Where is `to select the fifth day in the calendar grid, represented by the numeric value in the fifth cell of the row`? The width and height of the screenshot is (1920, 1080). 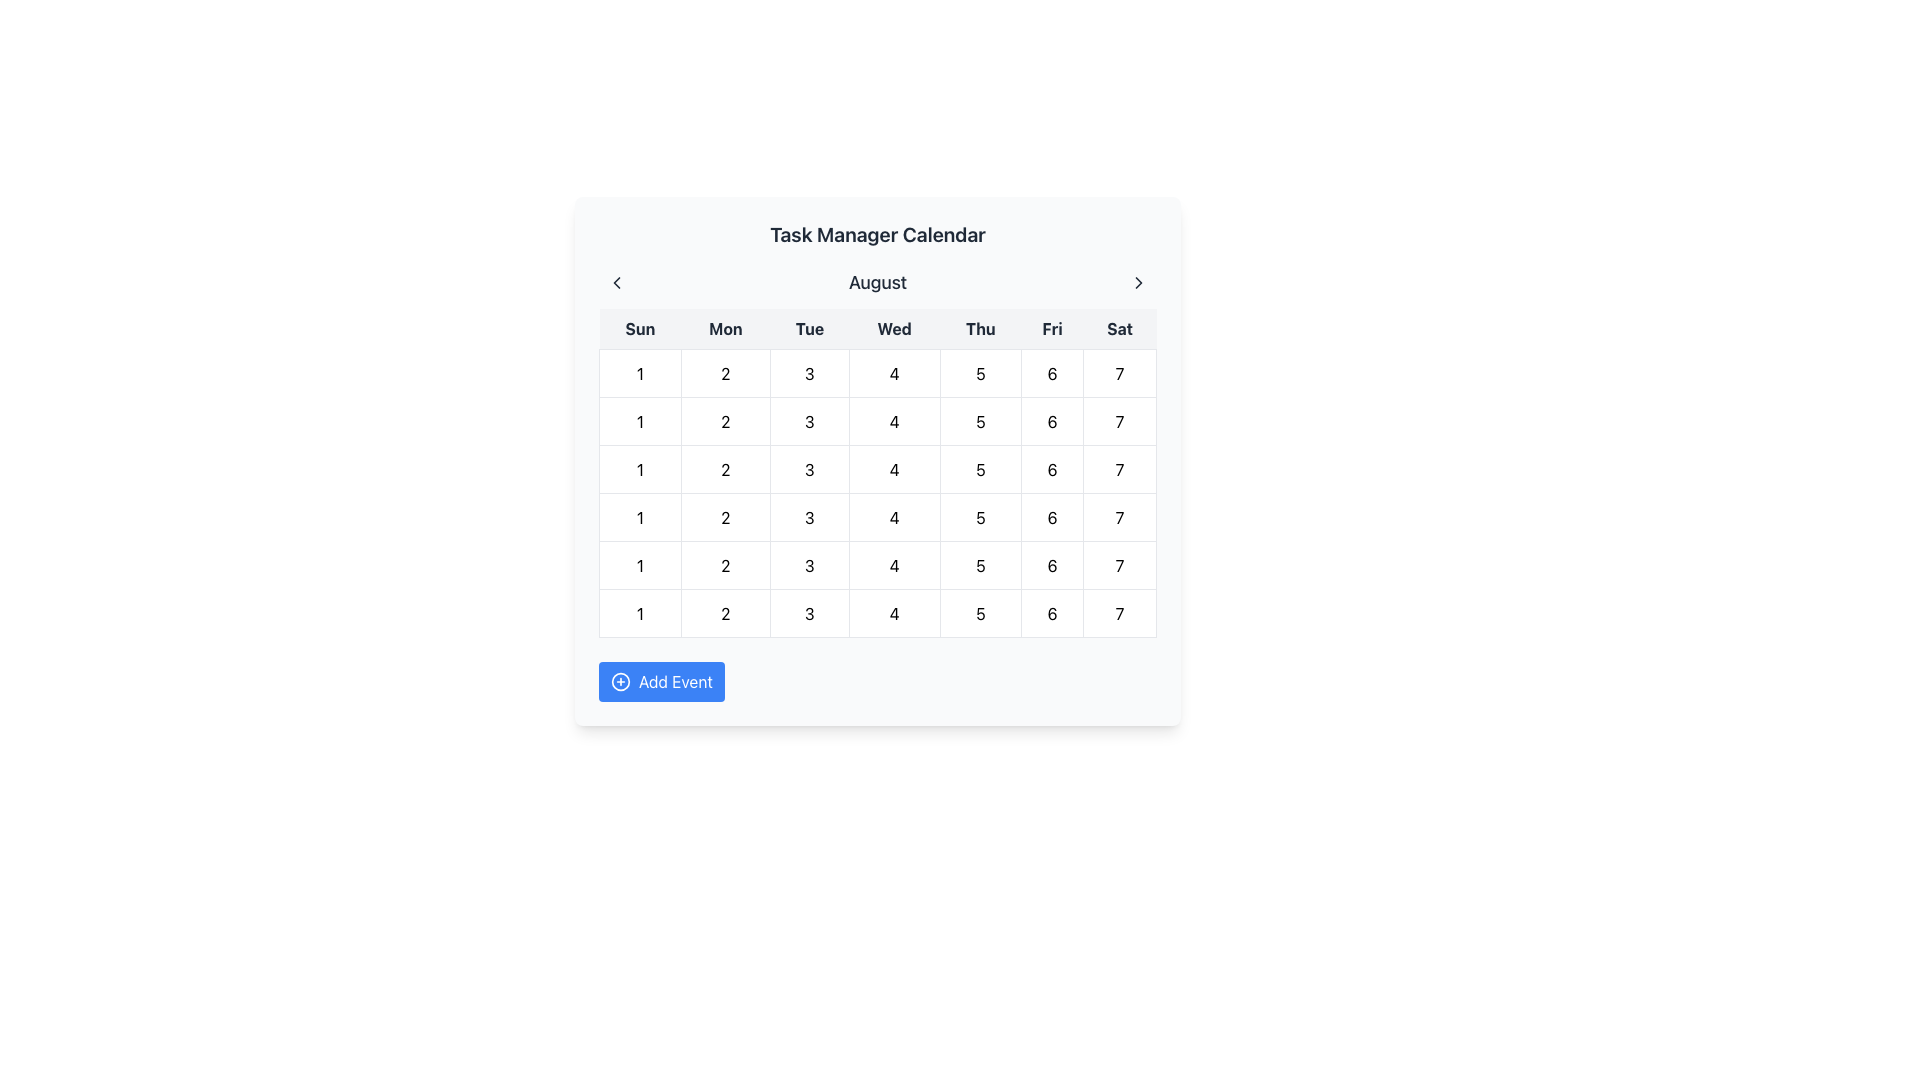 to select the fifth day in the calendar grid, represented by the numeric value in the fifth cell of the row is located at coordinates (980, 612).